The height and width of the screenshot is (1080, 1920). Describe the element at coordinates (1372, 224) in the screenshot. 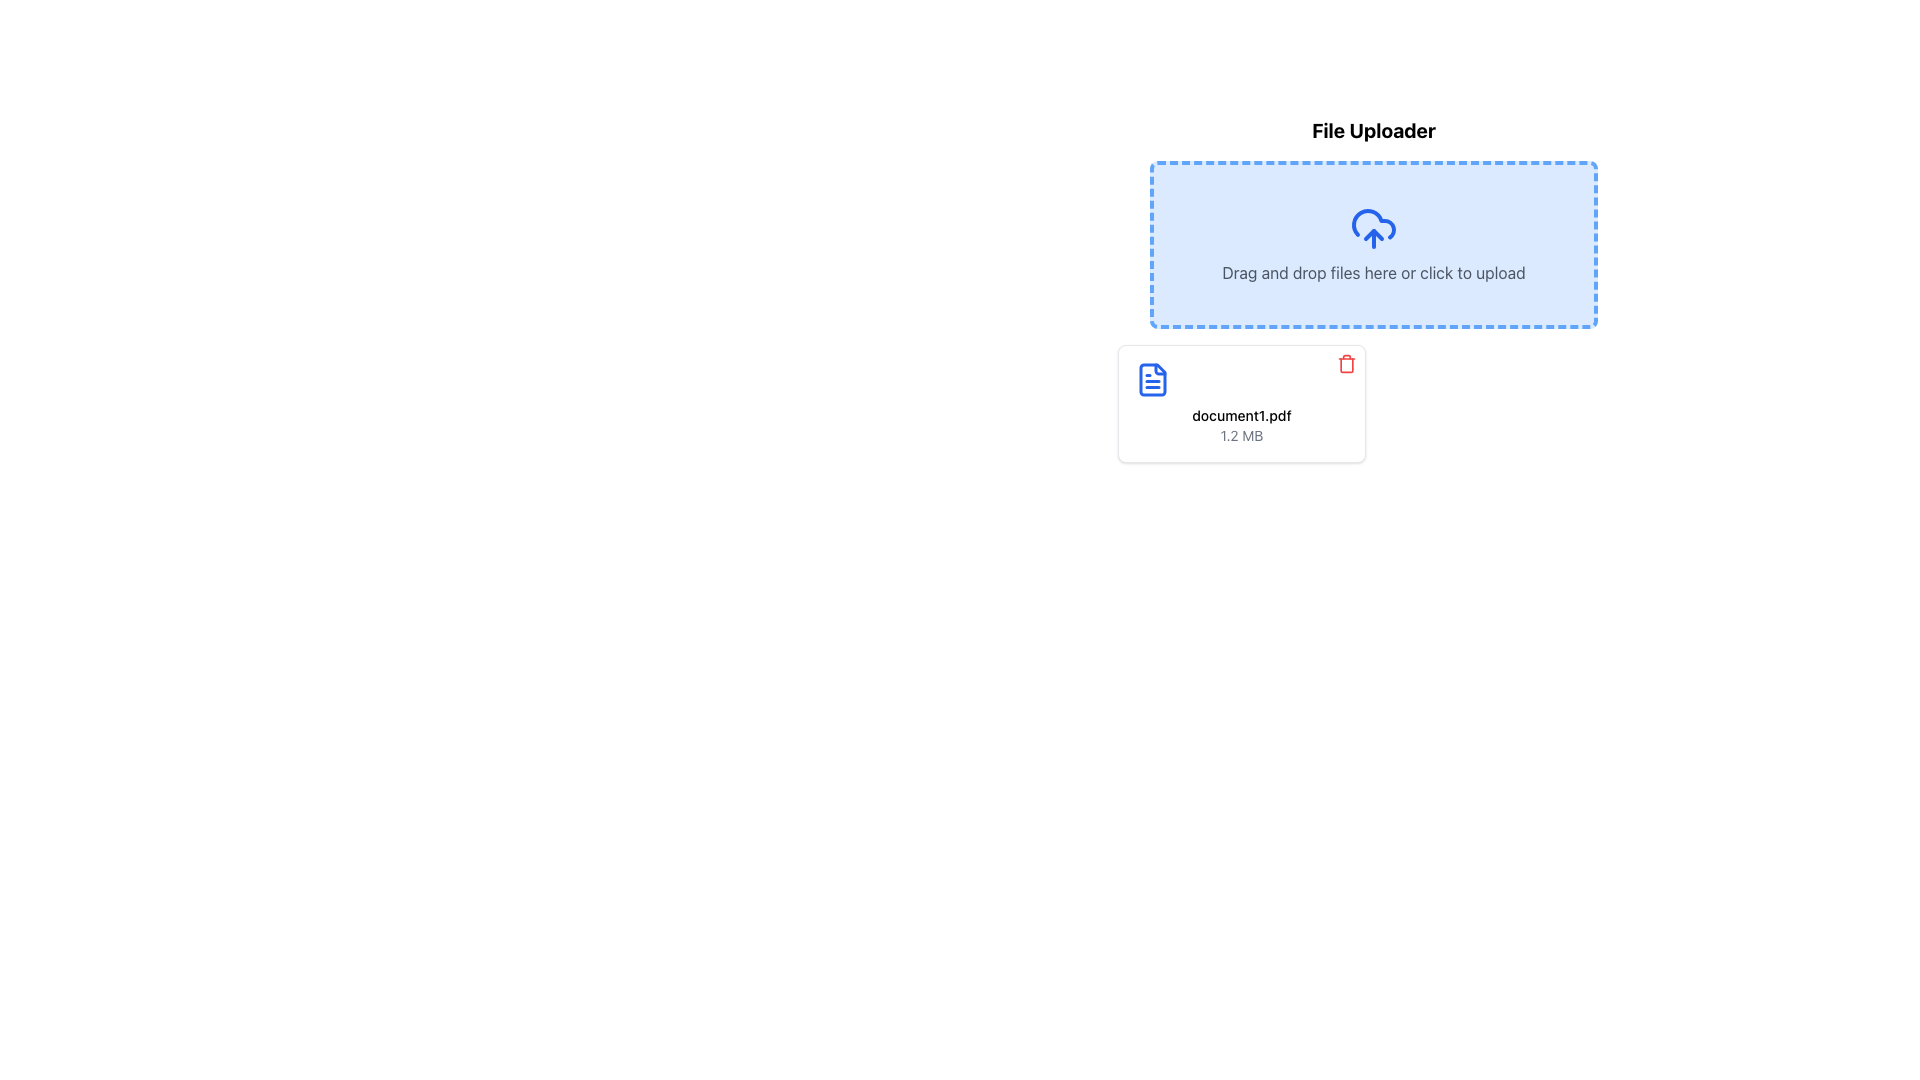

I see `the decorative cloud shape within the cloud upload icon, which enhances recognition of upload functionalities` at that location.